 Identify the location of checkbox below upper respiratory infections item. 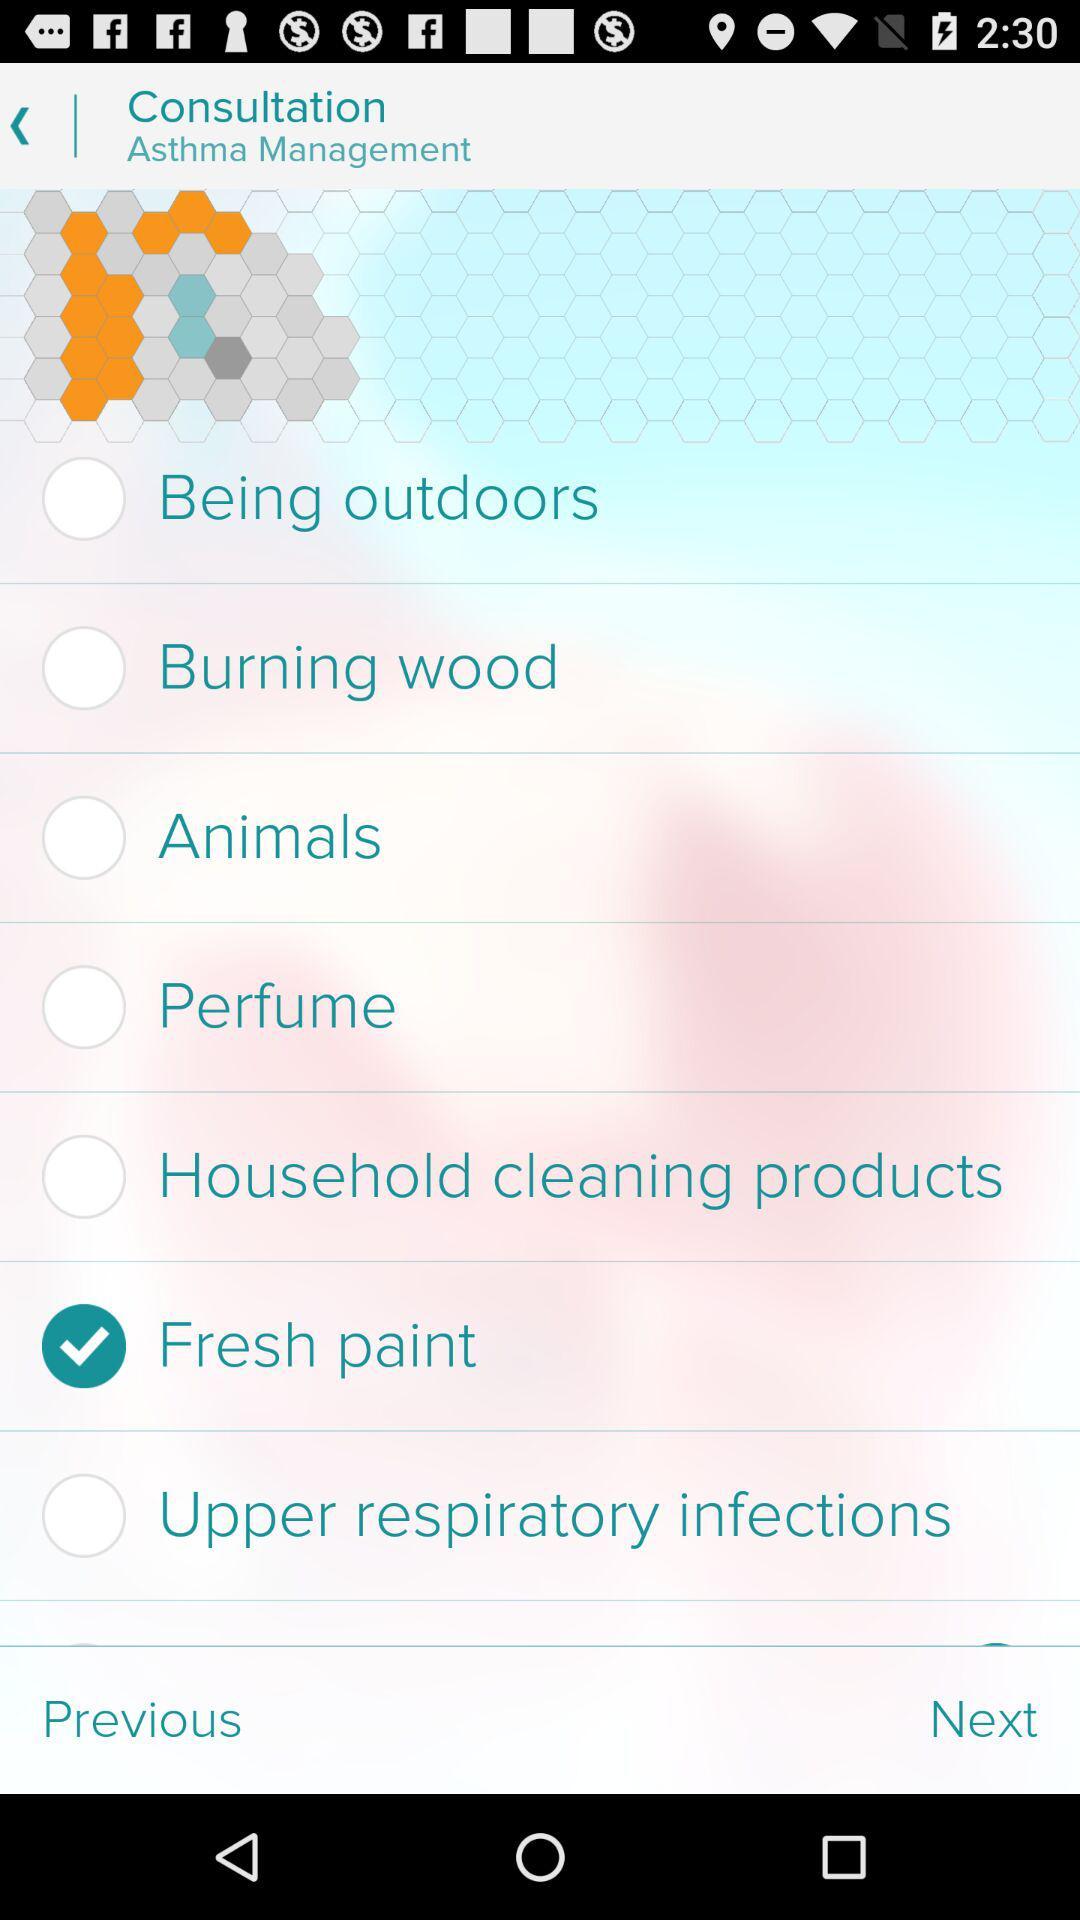
(492, 1644).